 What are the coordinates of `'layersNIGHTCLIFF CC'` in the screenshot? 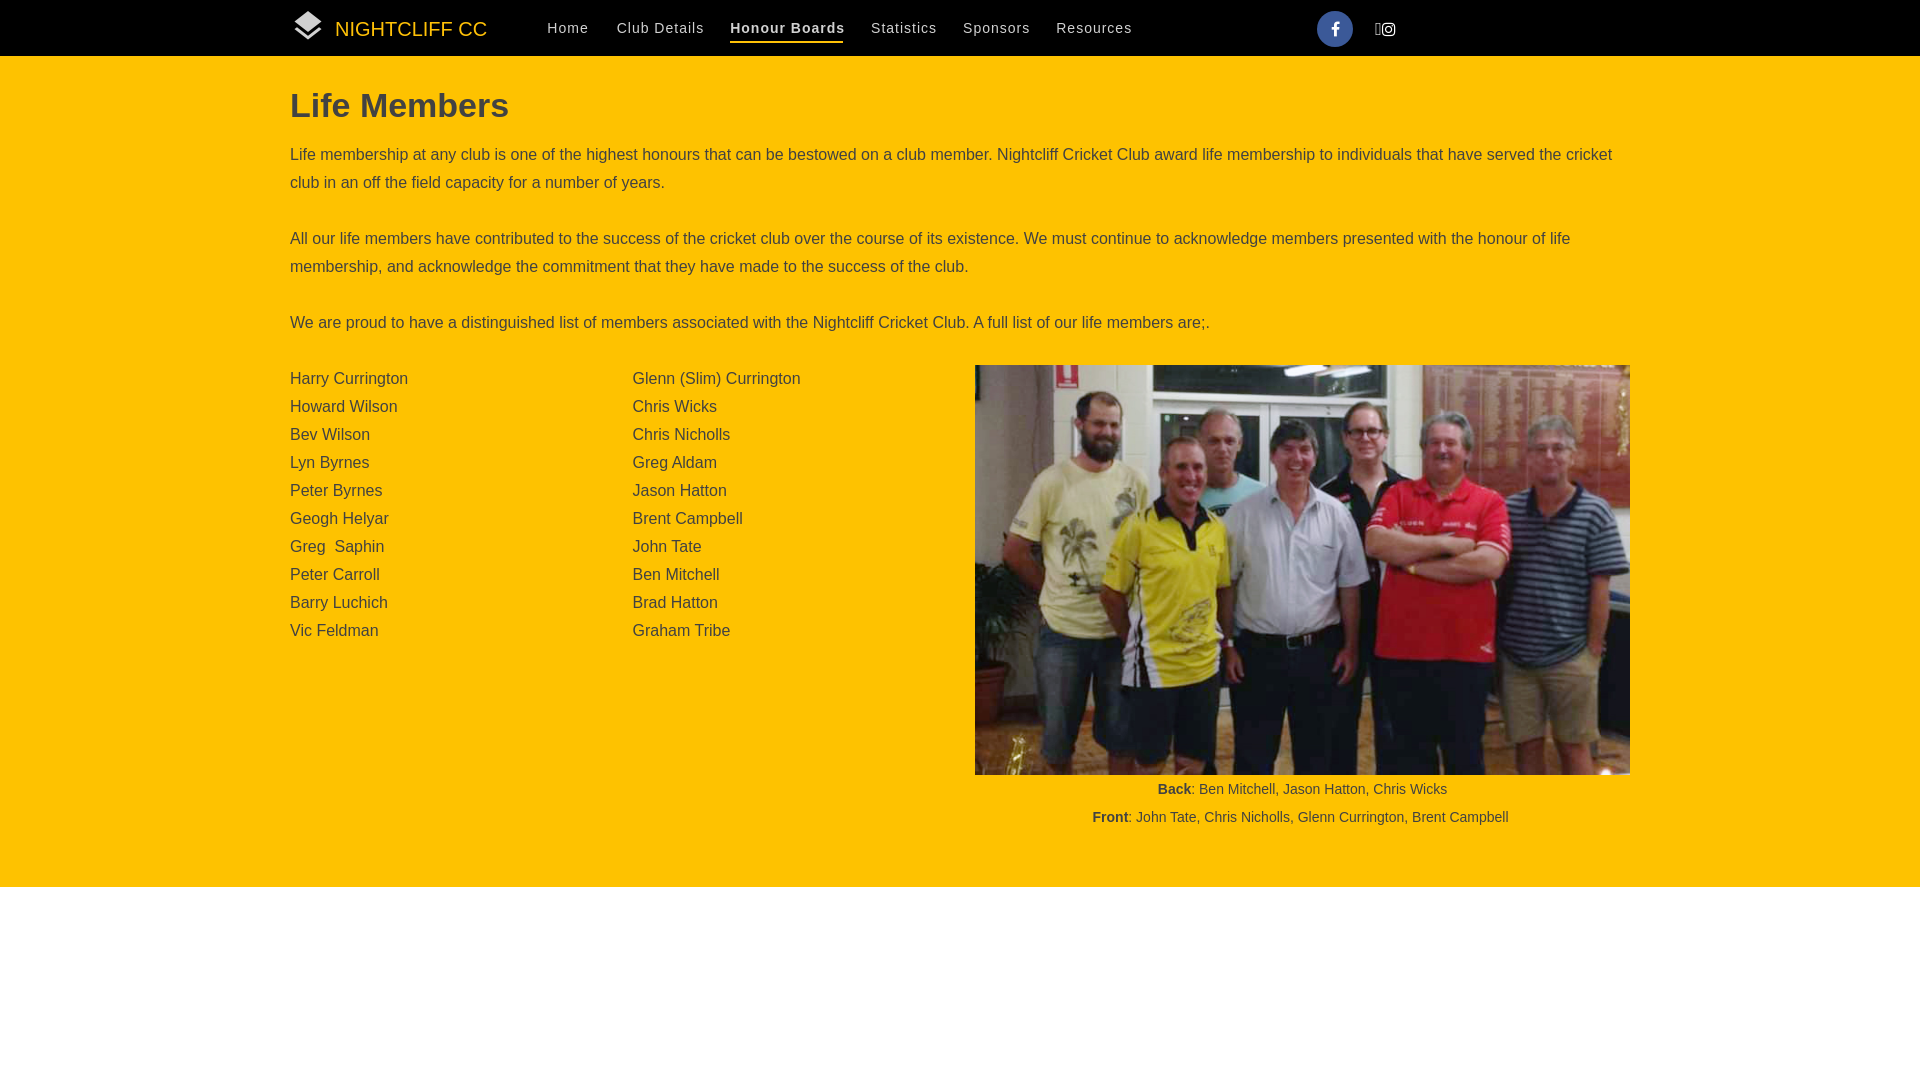 It's located at (388, 27).